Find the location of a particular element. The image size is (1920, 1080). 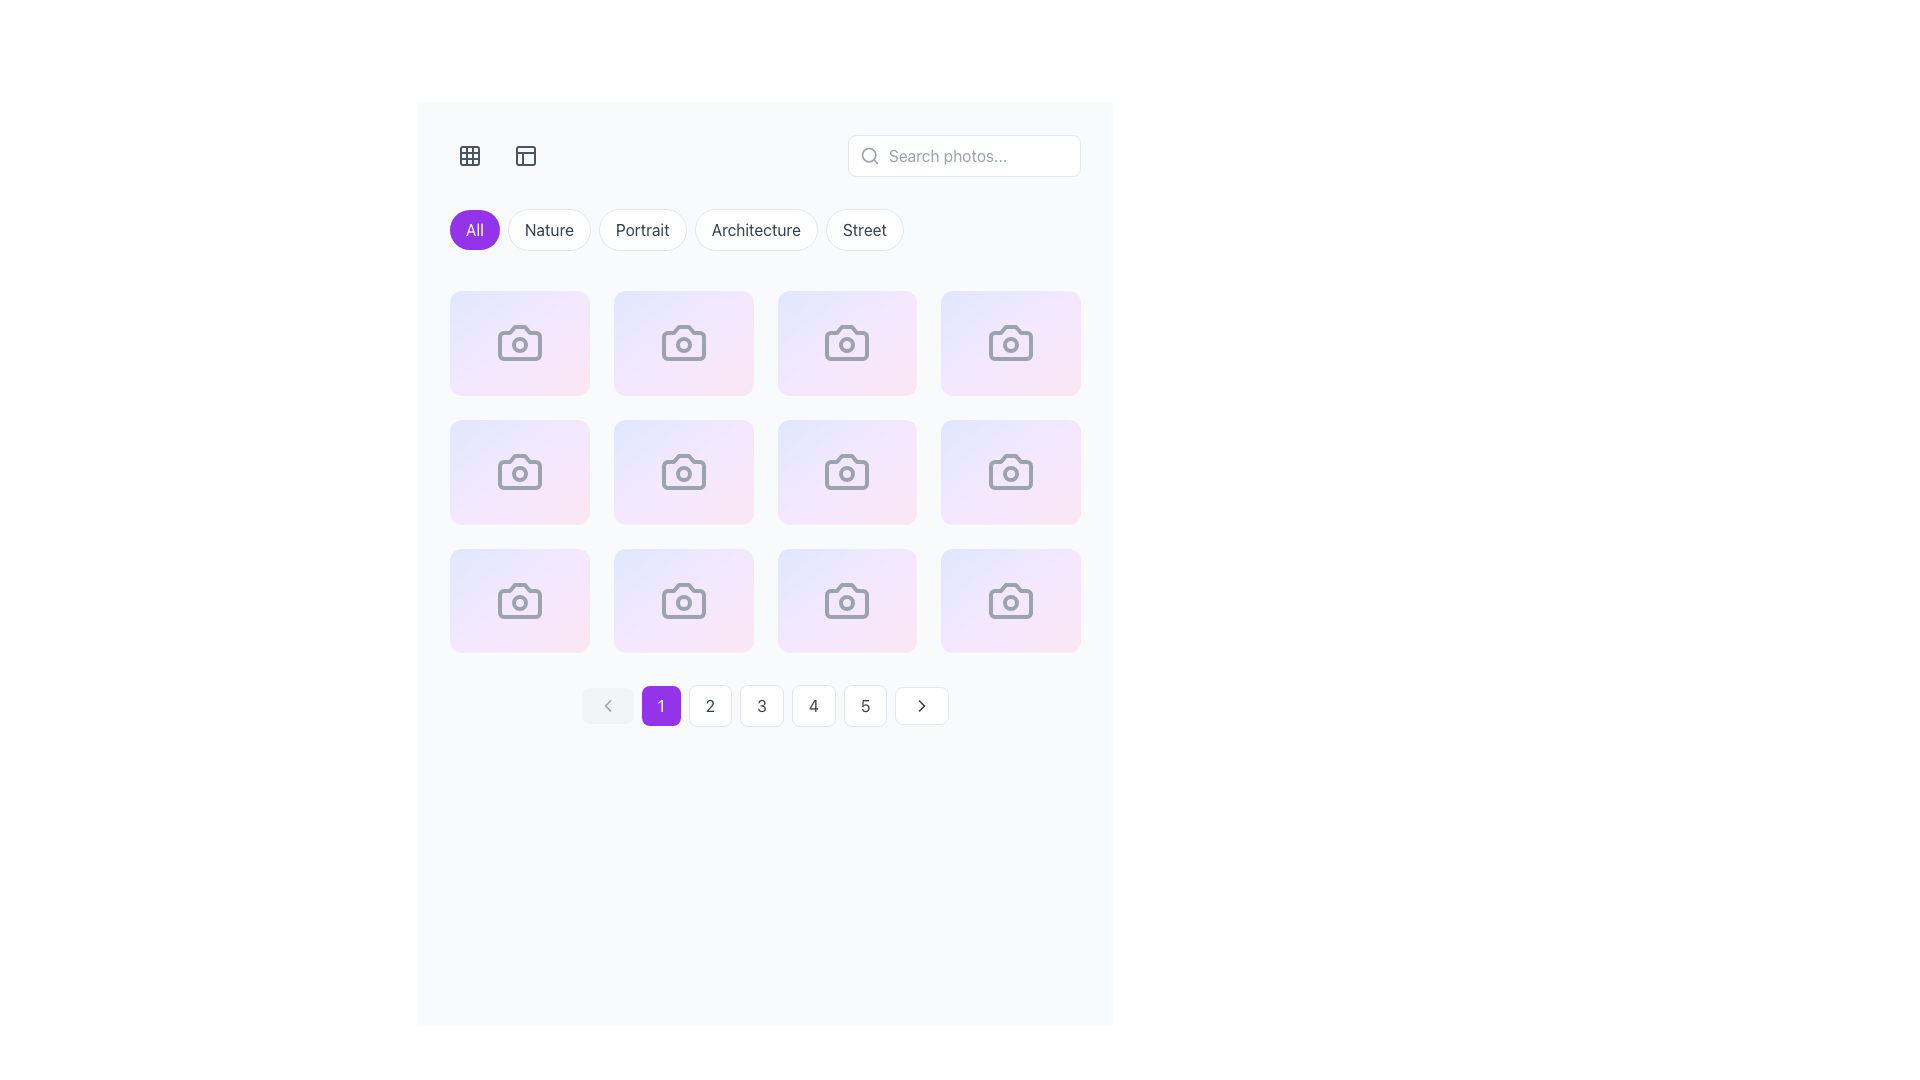

the circular, eye-like SVG element located in the center of the eleventh item in a 4x3 grid layout is located at coordinates (737, 619).